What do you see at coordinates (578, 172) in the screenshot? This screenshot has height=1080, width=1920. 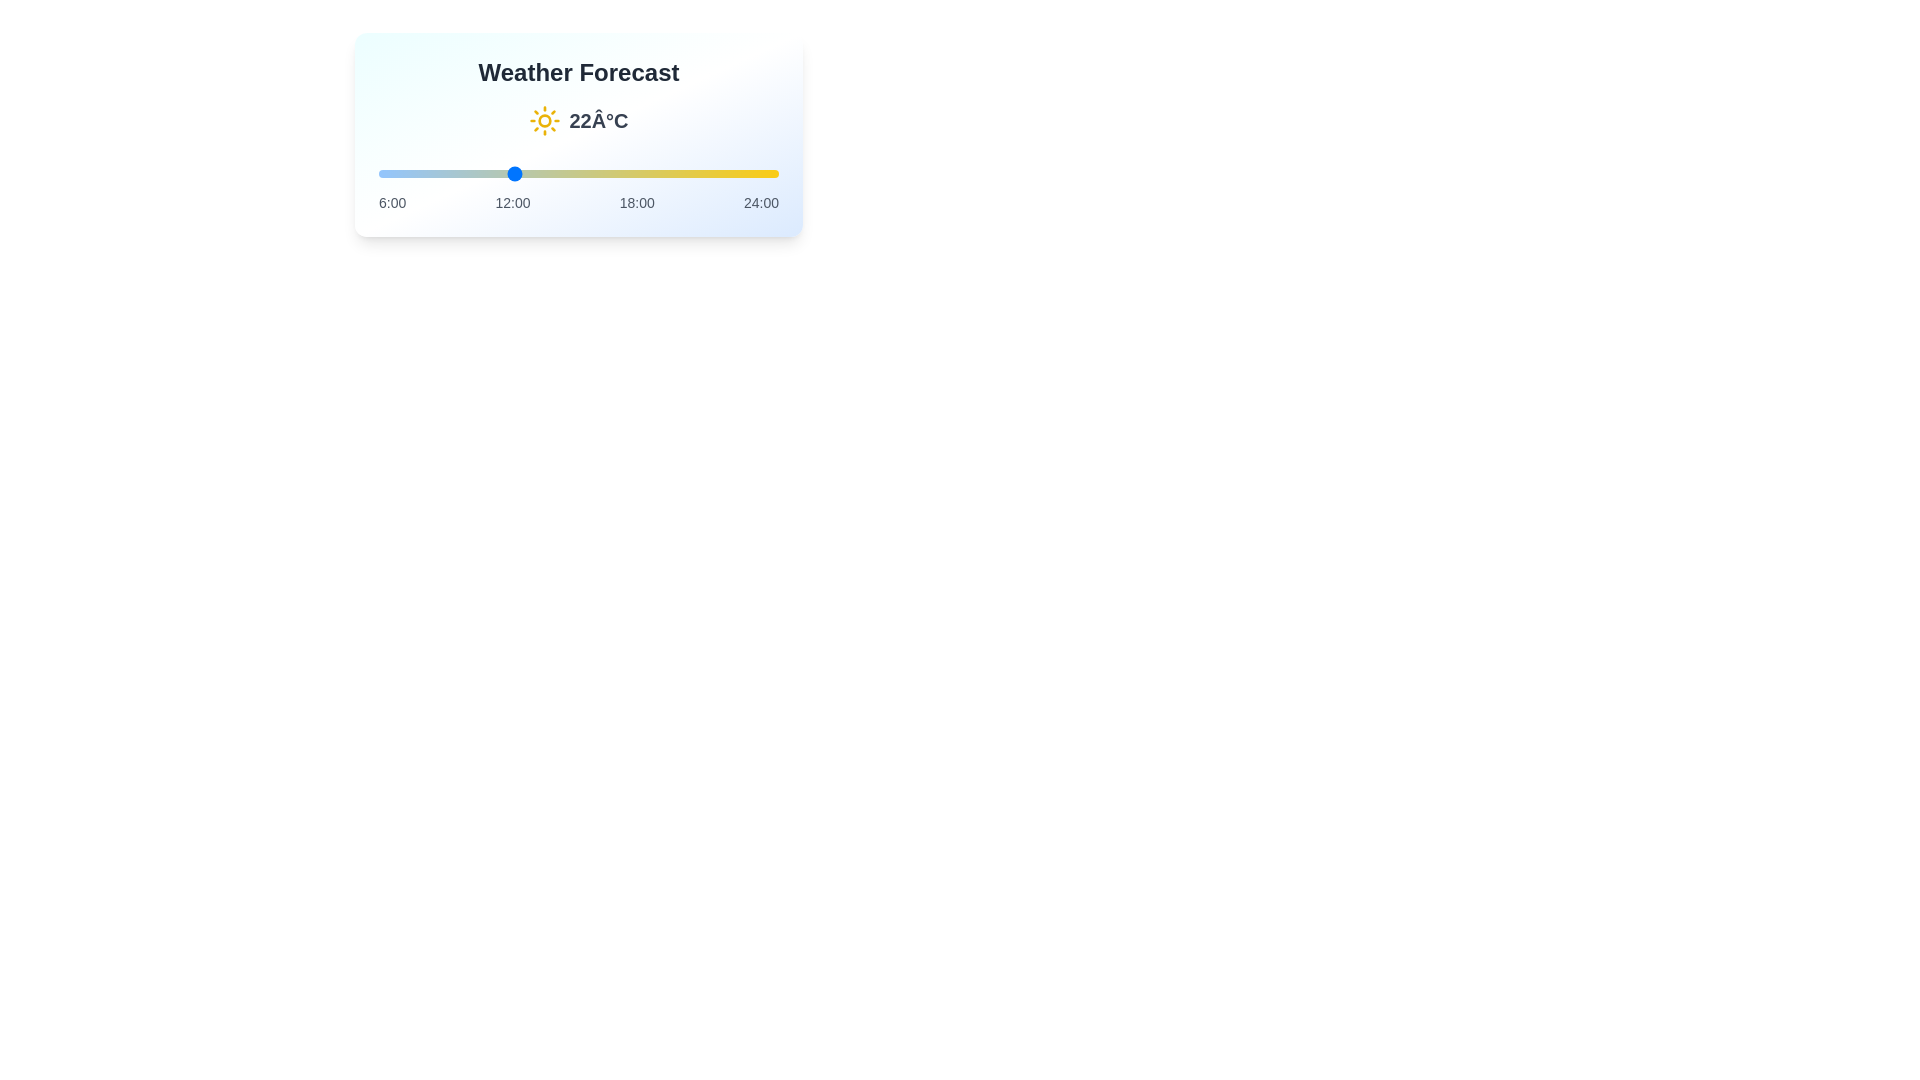 I see `the slider handle to interact with the time labels` at bounding box center [578, 172].